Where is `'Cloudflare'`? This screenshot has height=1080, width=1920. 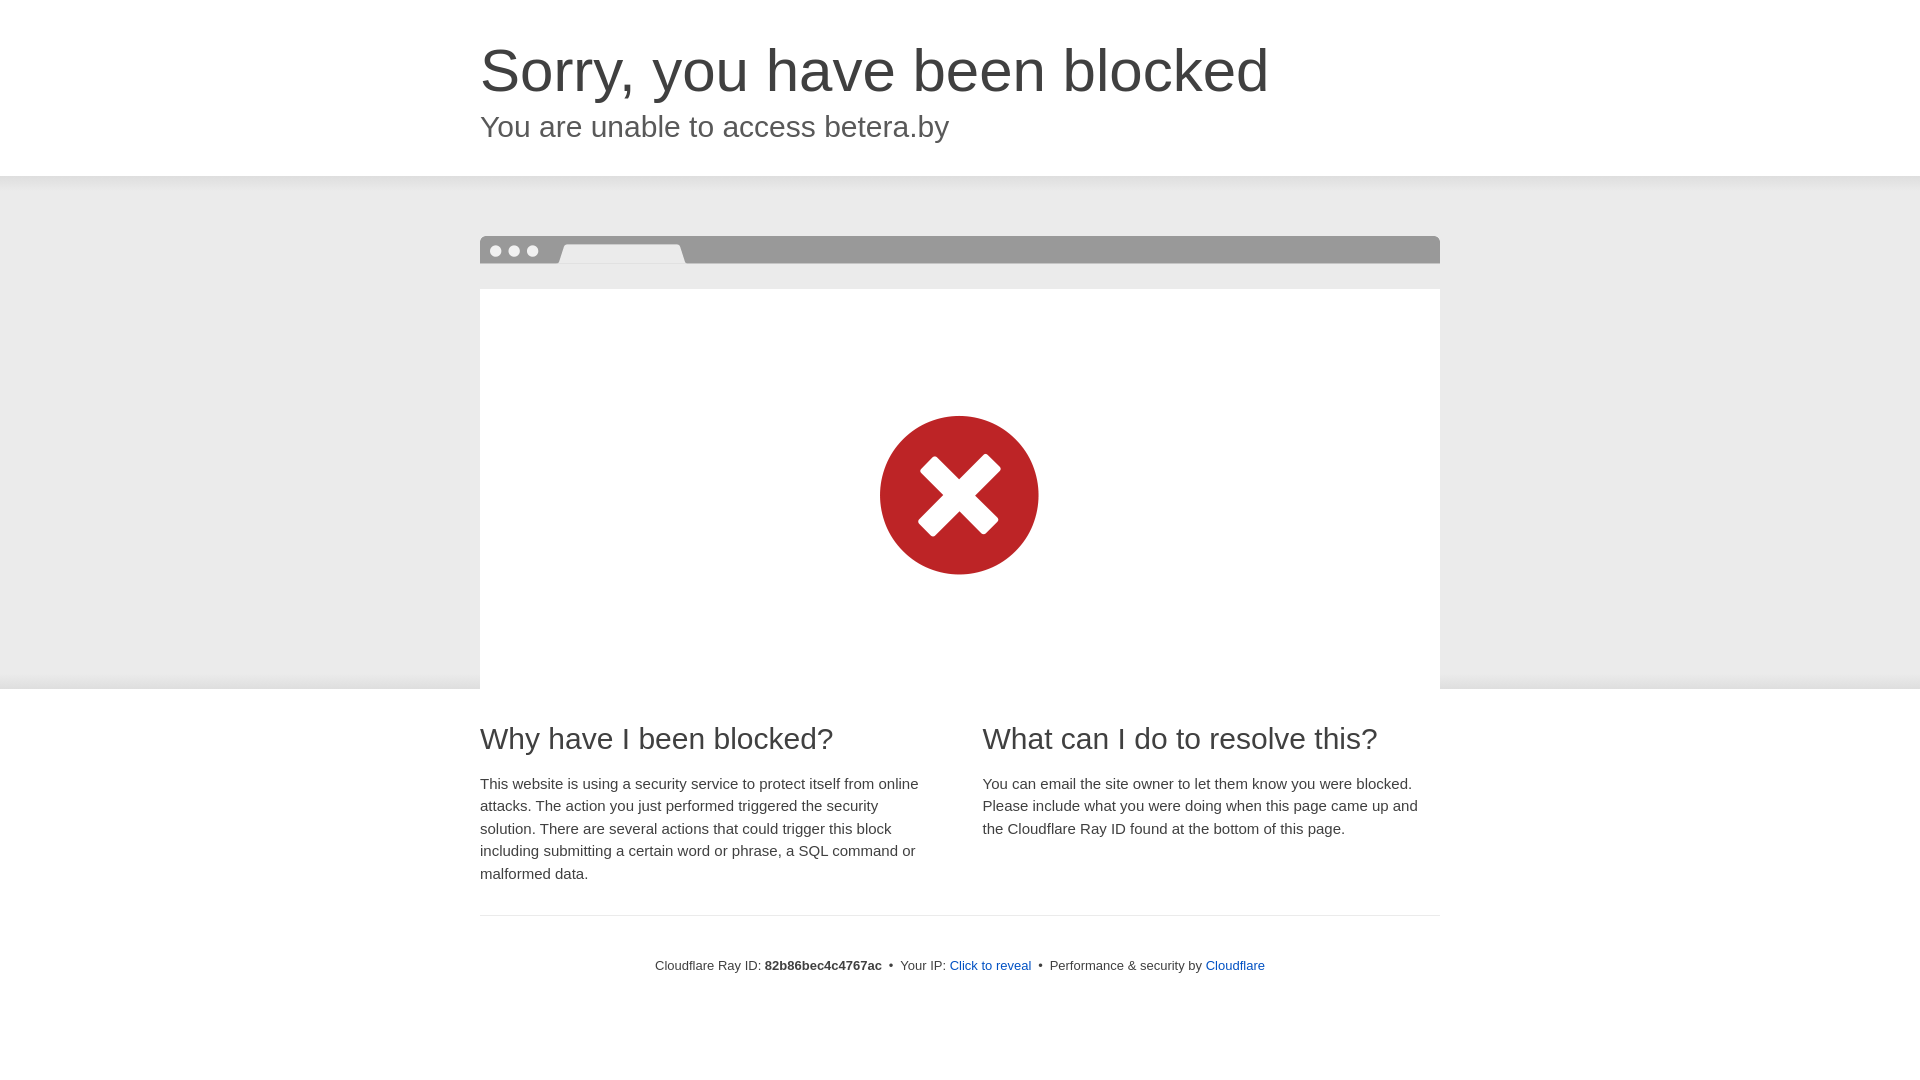
'Cloudflare' is located at coordinates (1204, 964).